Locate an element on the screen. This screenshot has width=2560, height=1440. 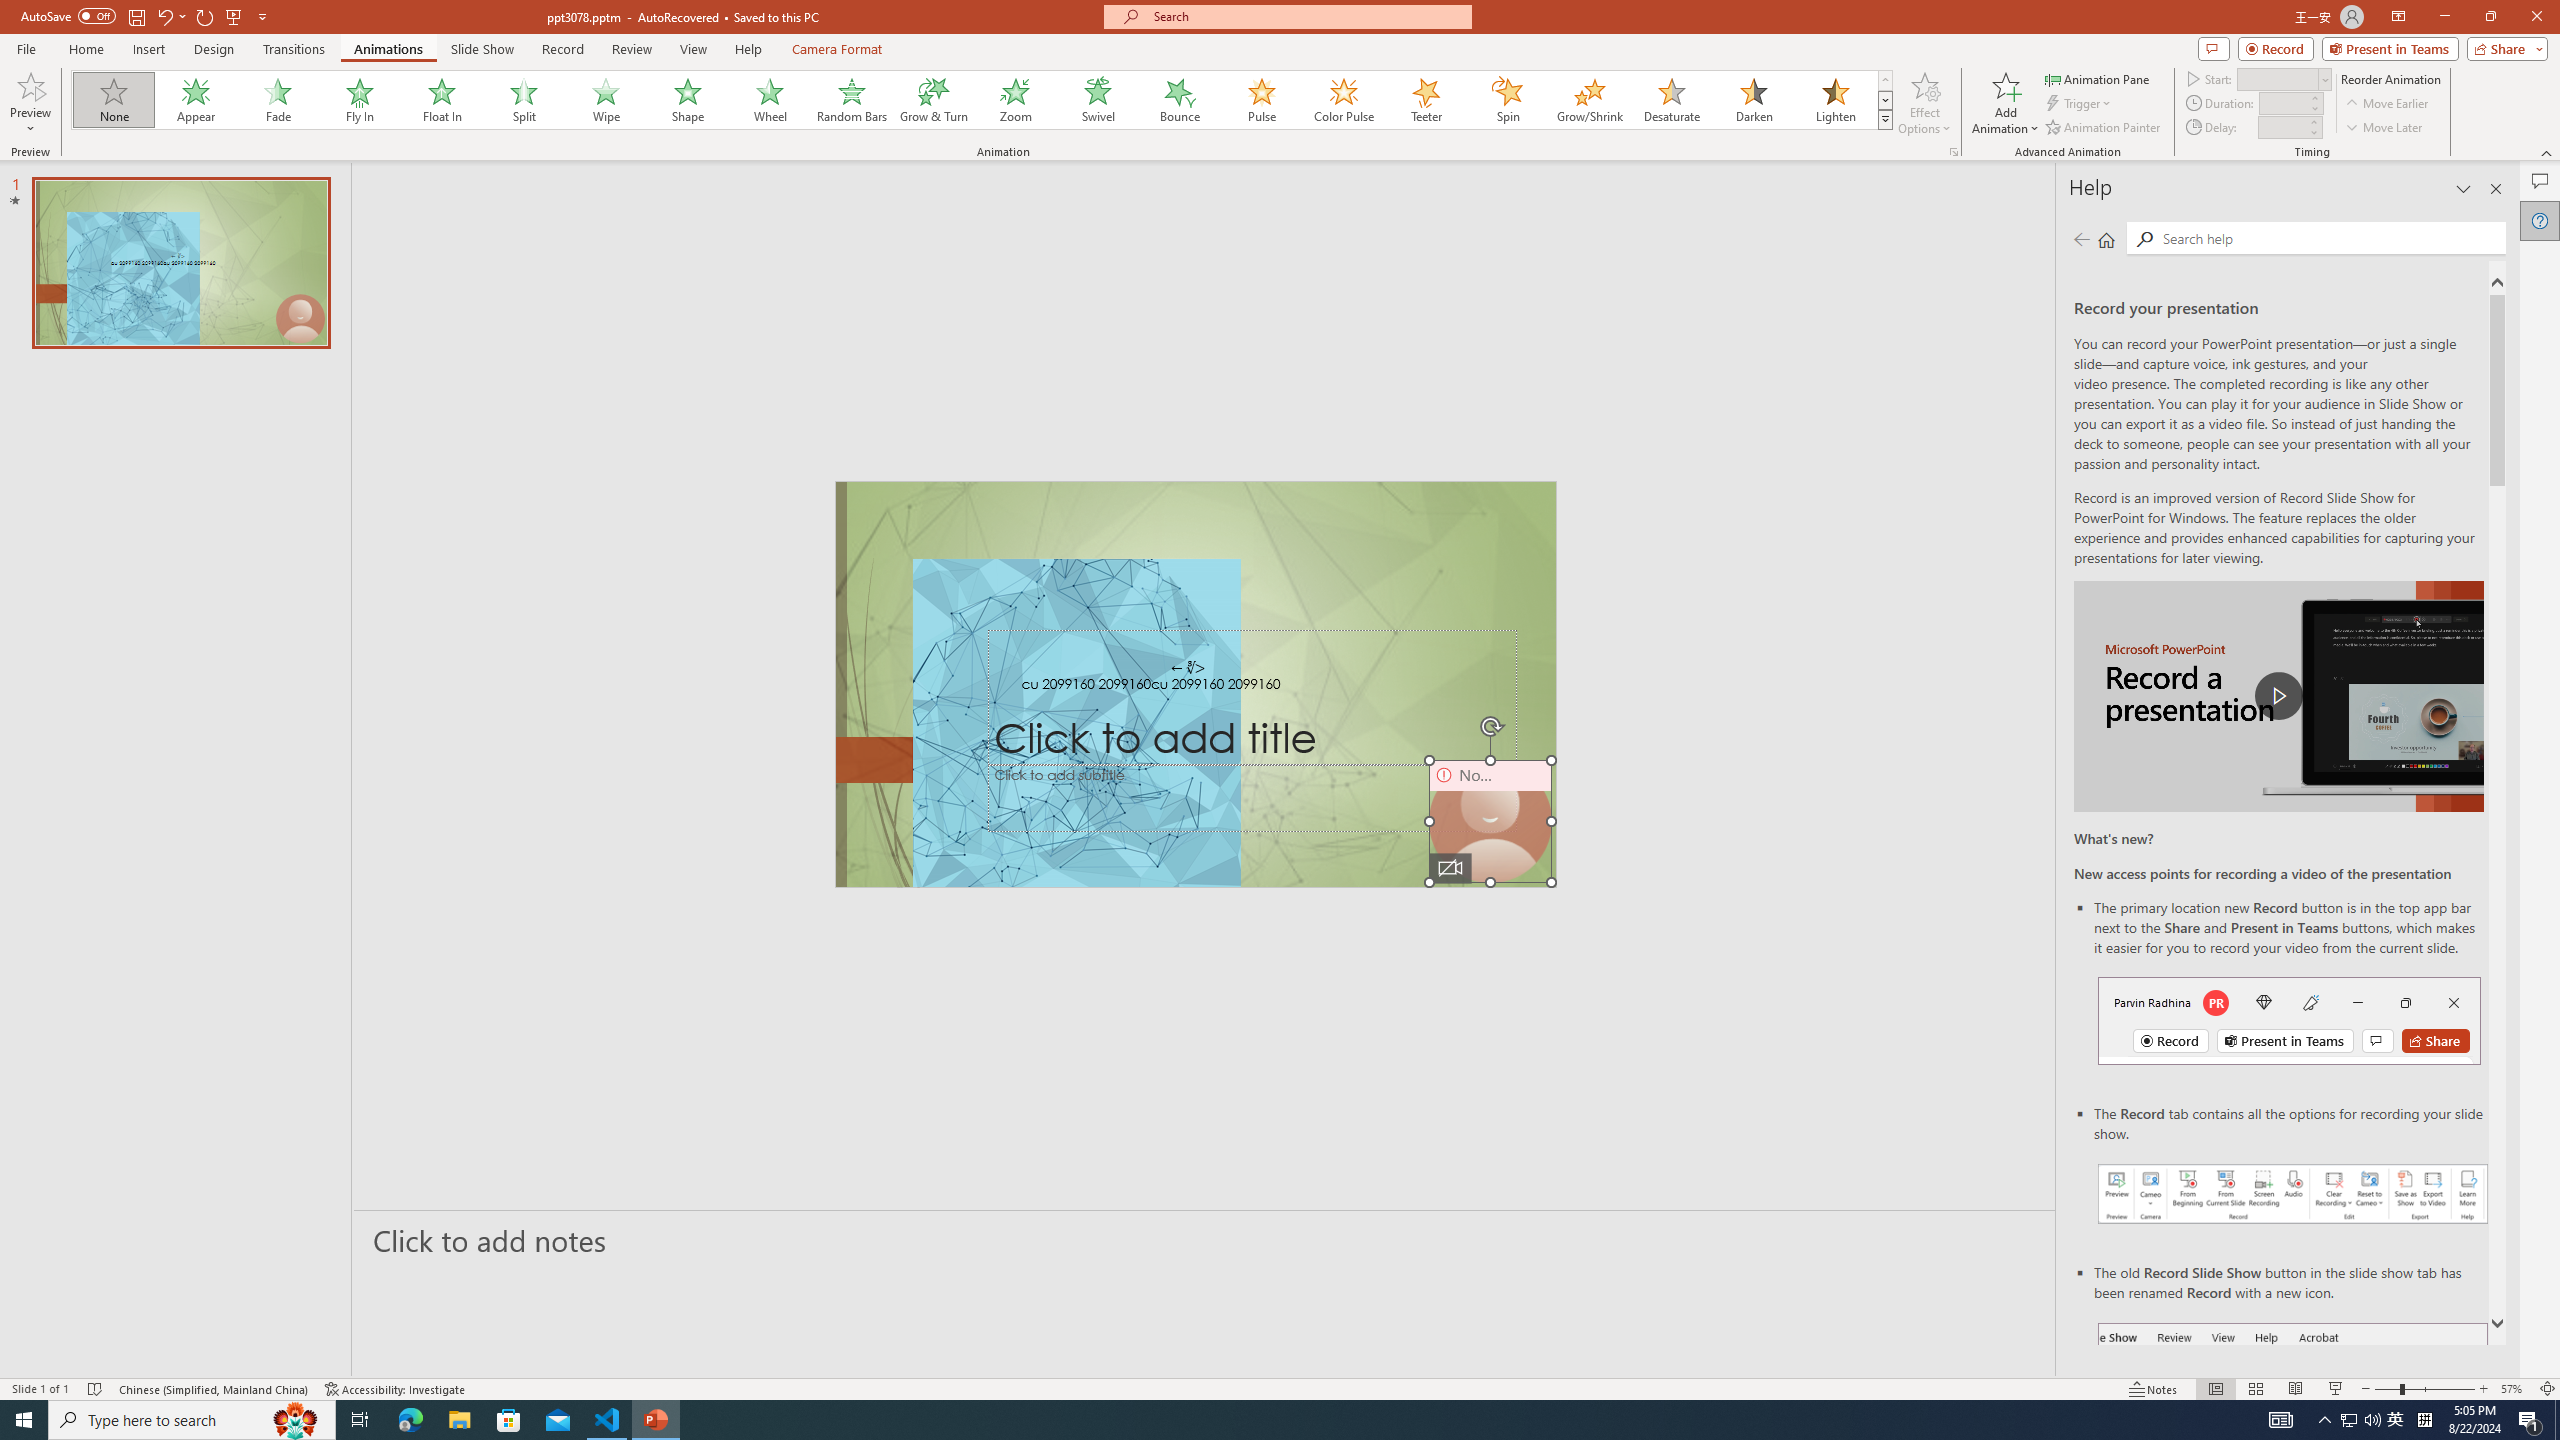
'Animation Duration' is located at coordinates (2282, 102).